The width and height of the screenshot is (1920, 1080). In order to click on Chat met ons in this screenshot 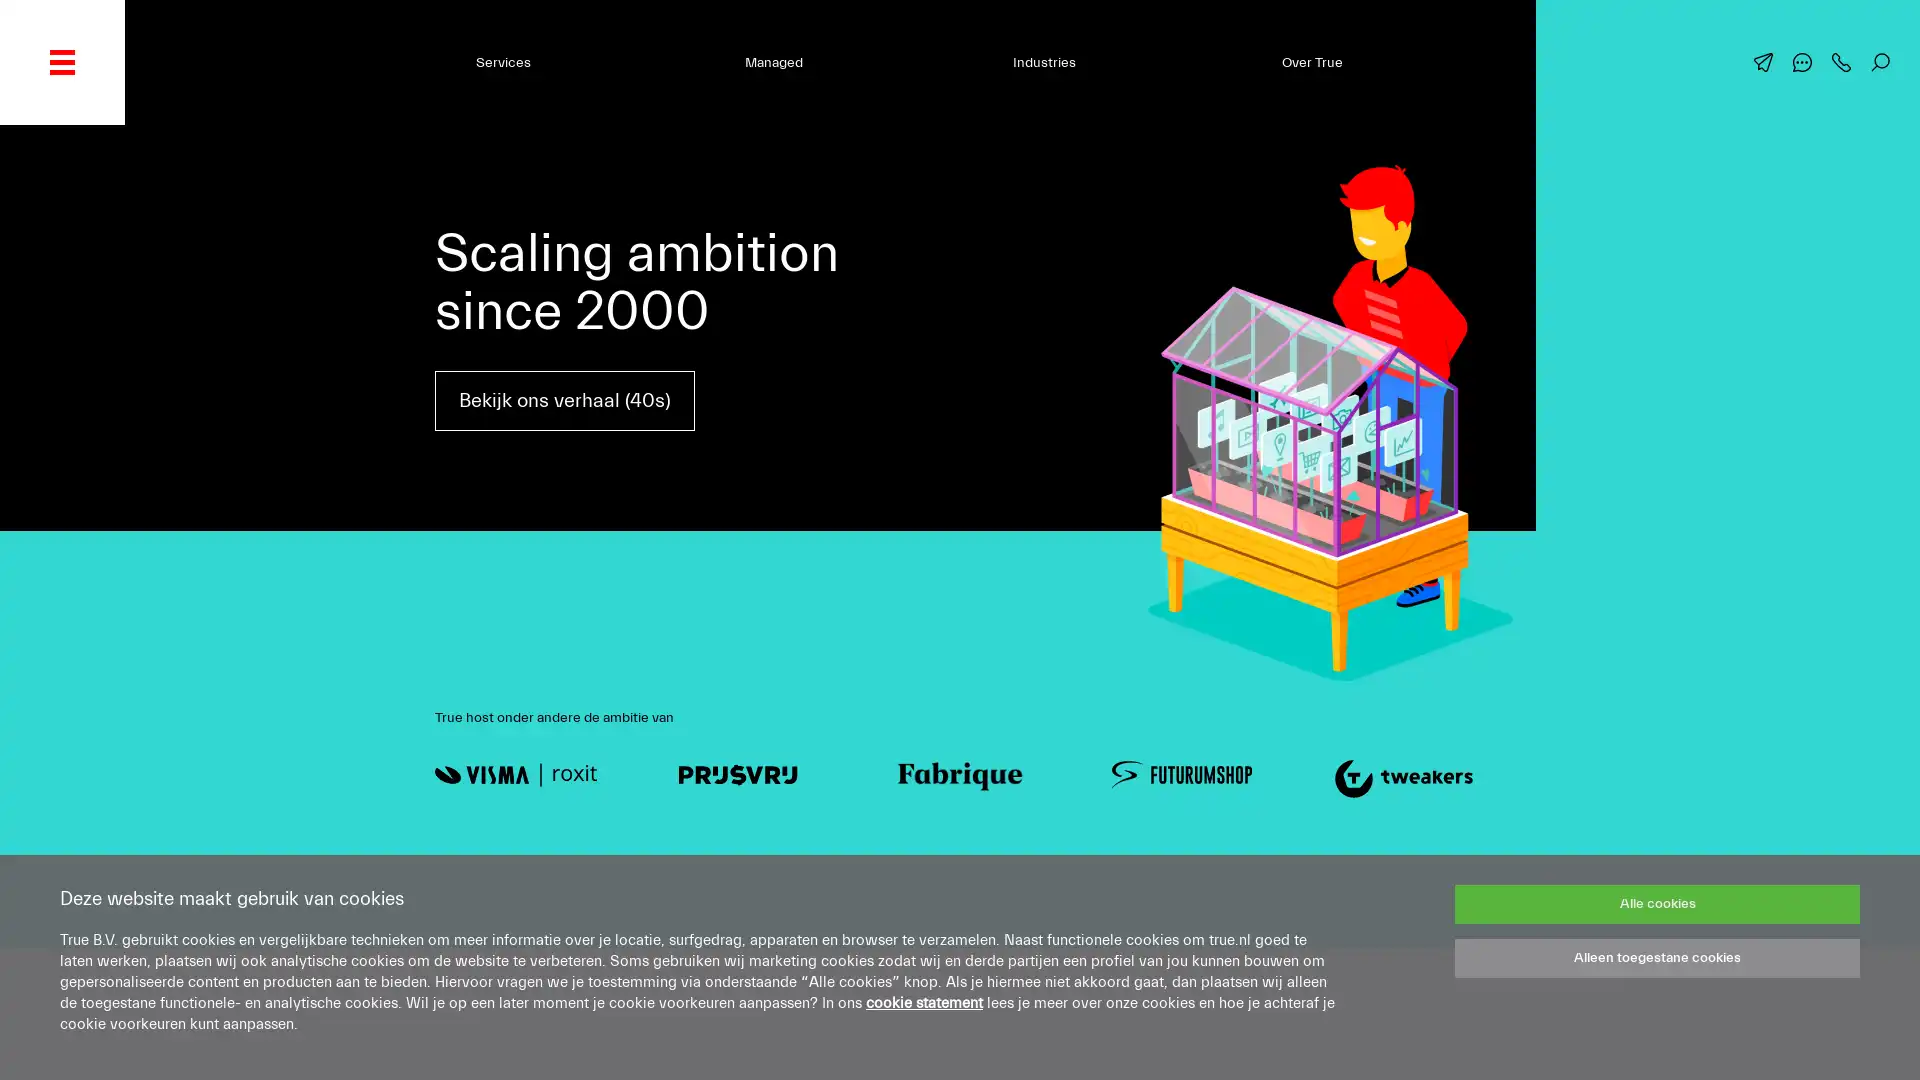, I will do `click(1812, 61)`.